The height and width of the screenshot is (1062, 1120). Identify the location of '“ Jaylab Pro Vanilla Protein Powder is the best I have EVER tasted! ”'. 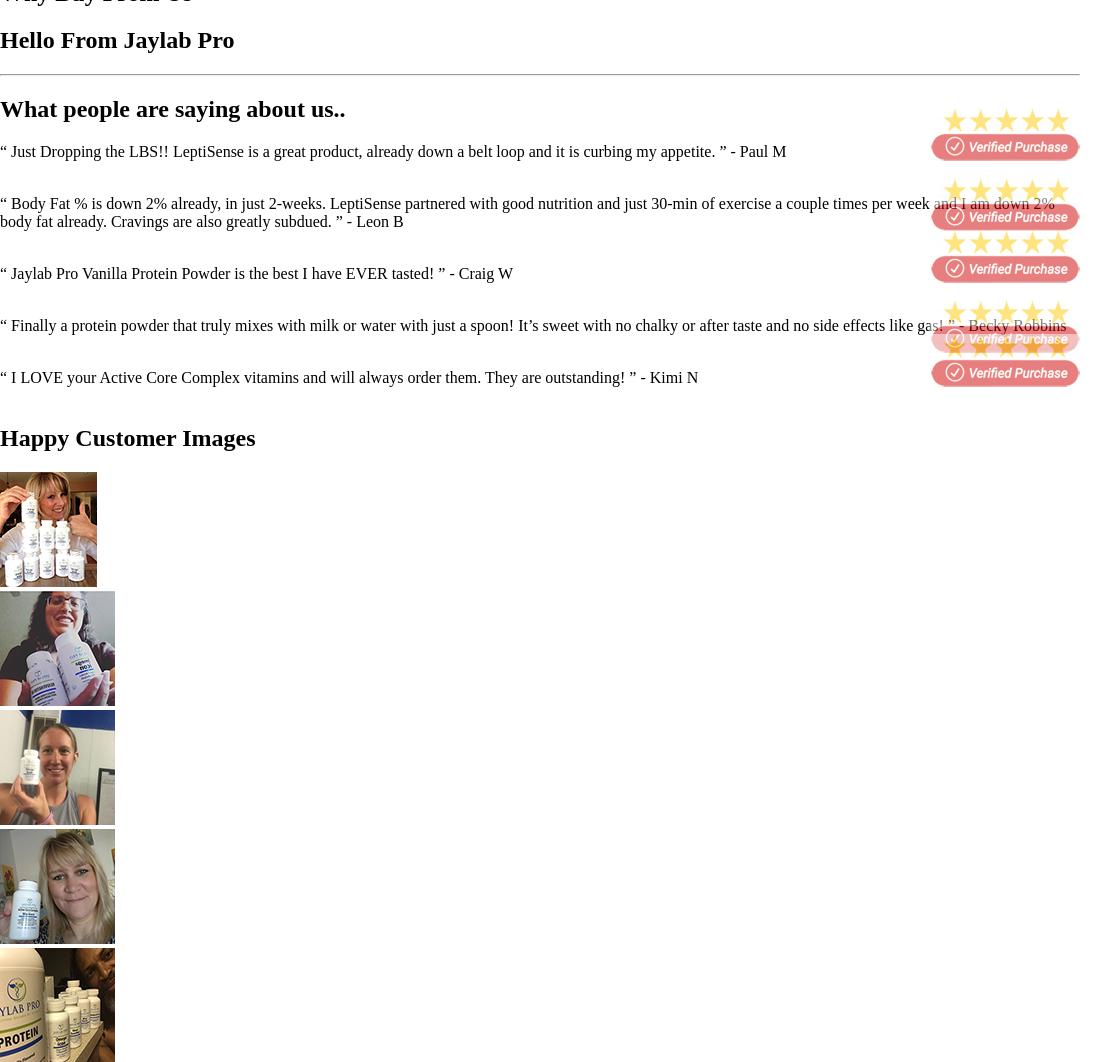
(224, 271).